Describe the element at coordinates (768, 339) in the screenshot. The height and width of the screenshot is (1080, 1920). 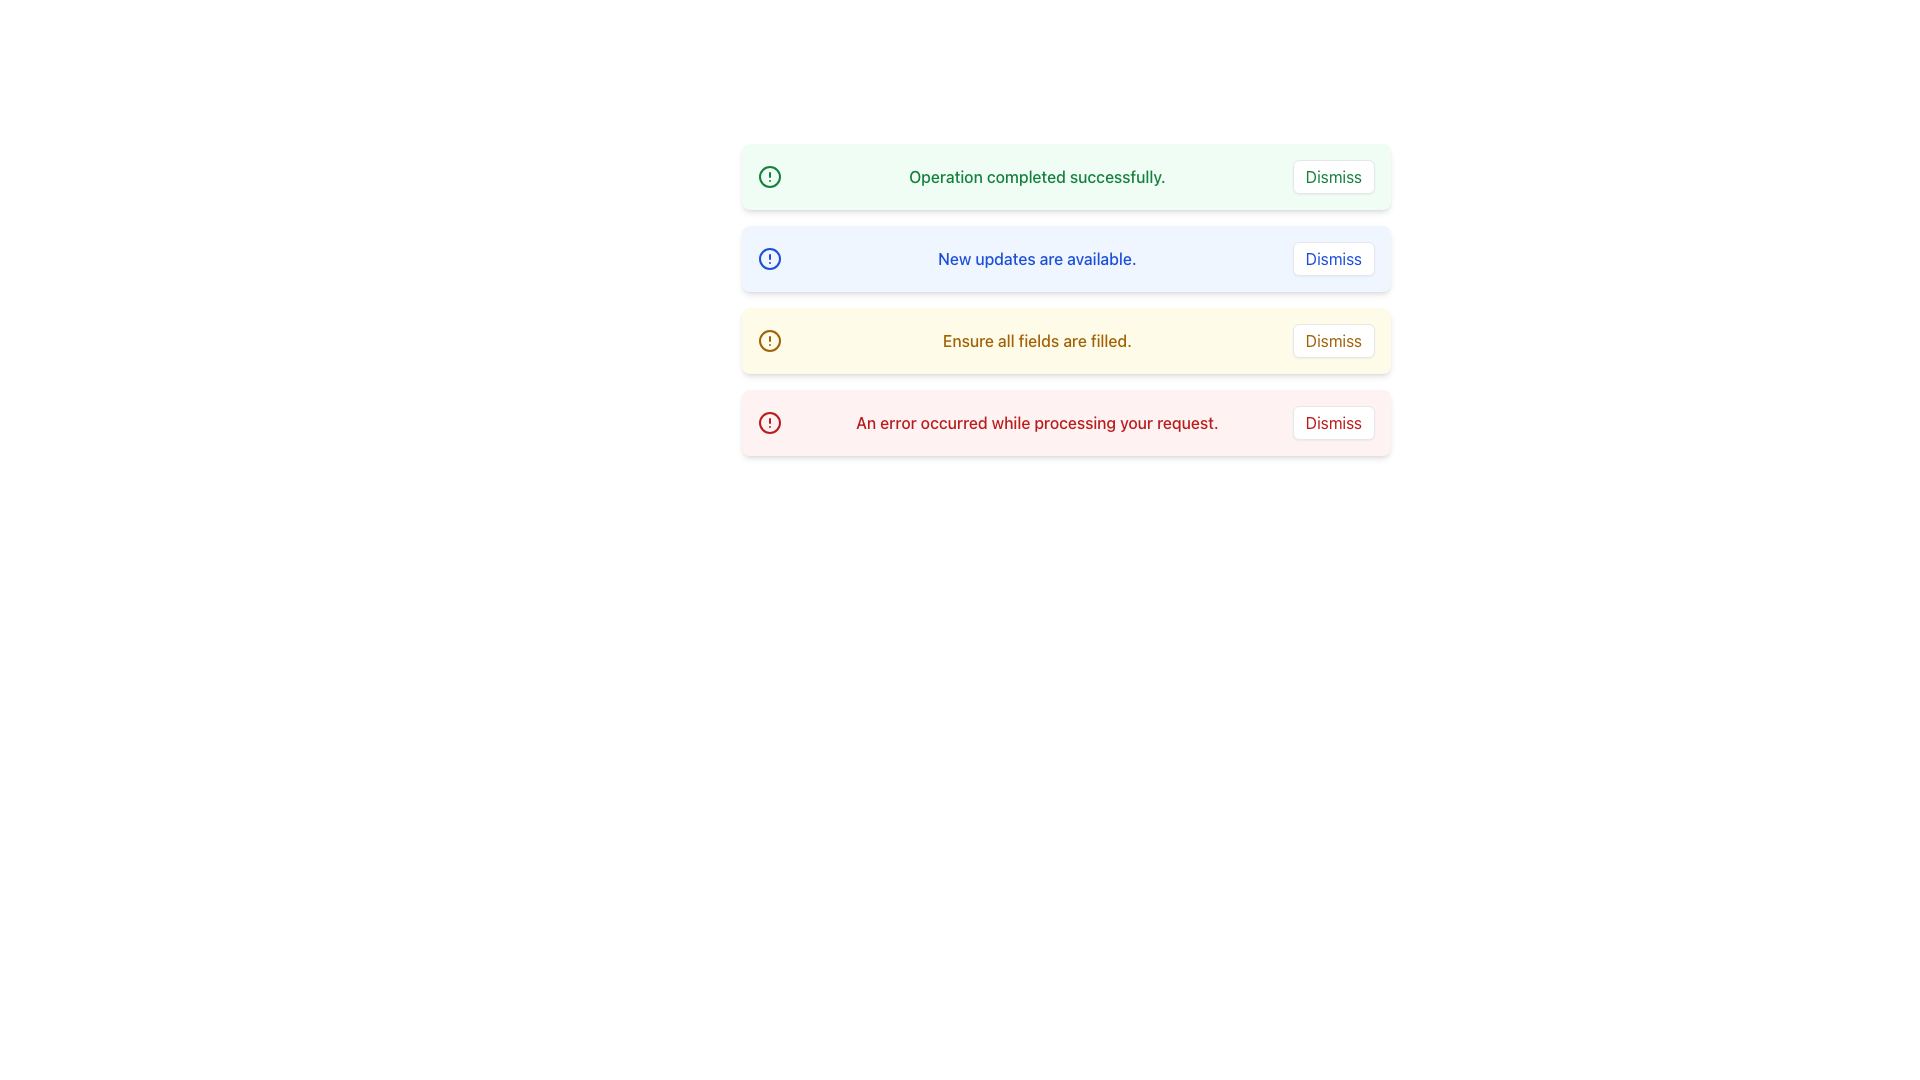
I see `the alert icon located on the left side of the third notification bar, next to the text 'Ensure all fields are filled.' and the 'Dismiss' button` at that location.